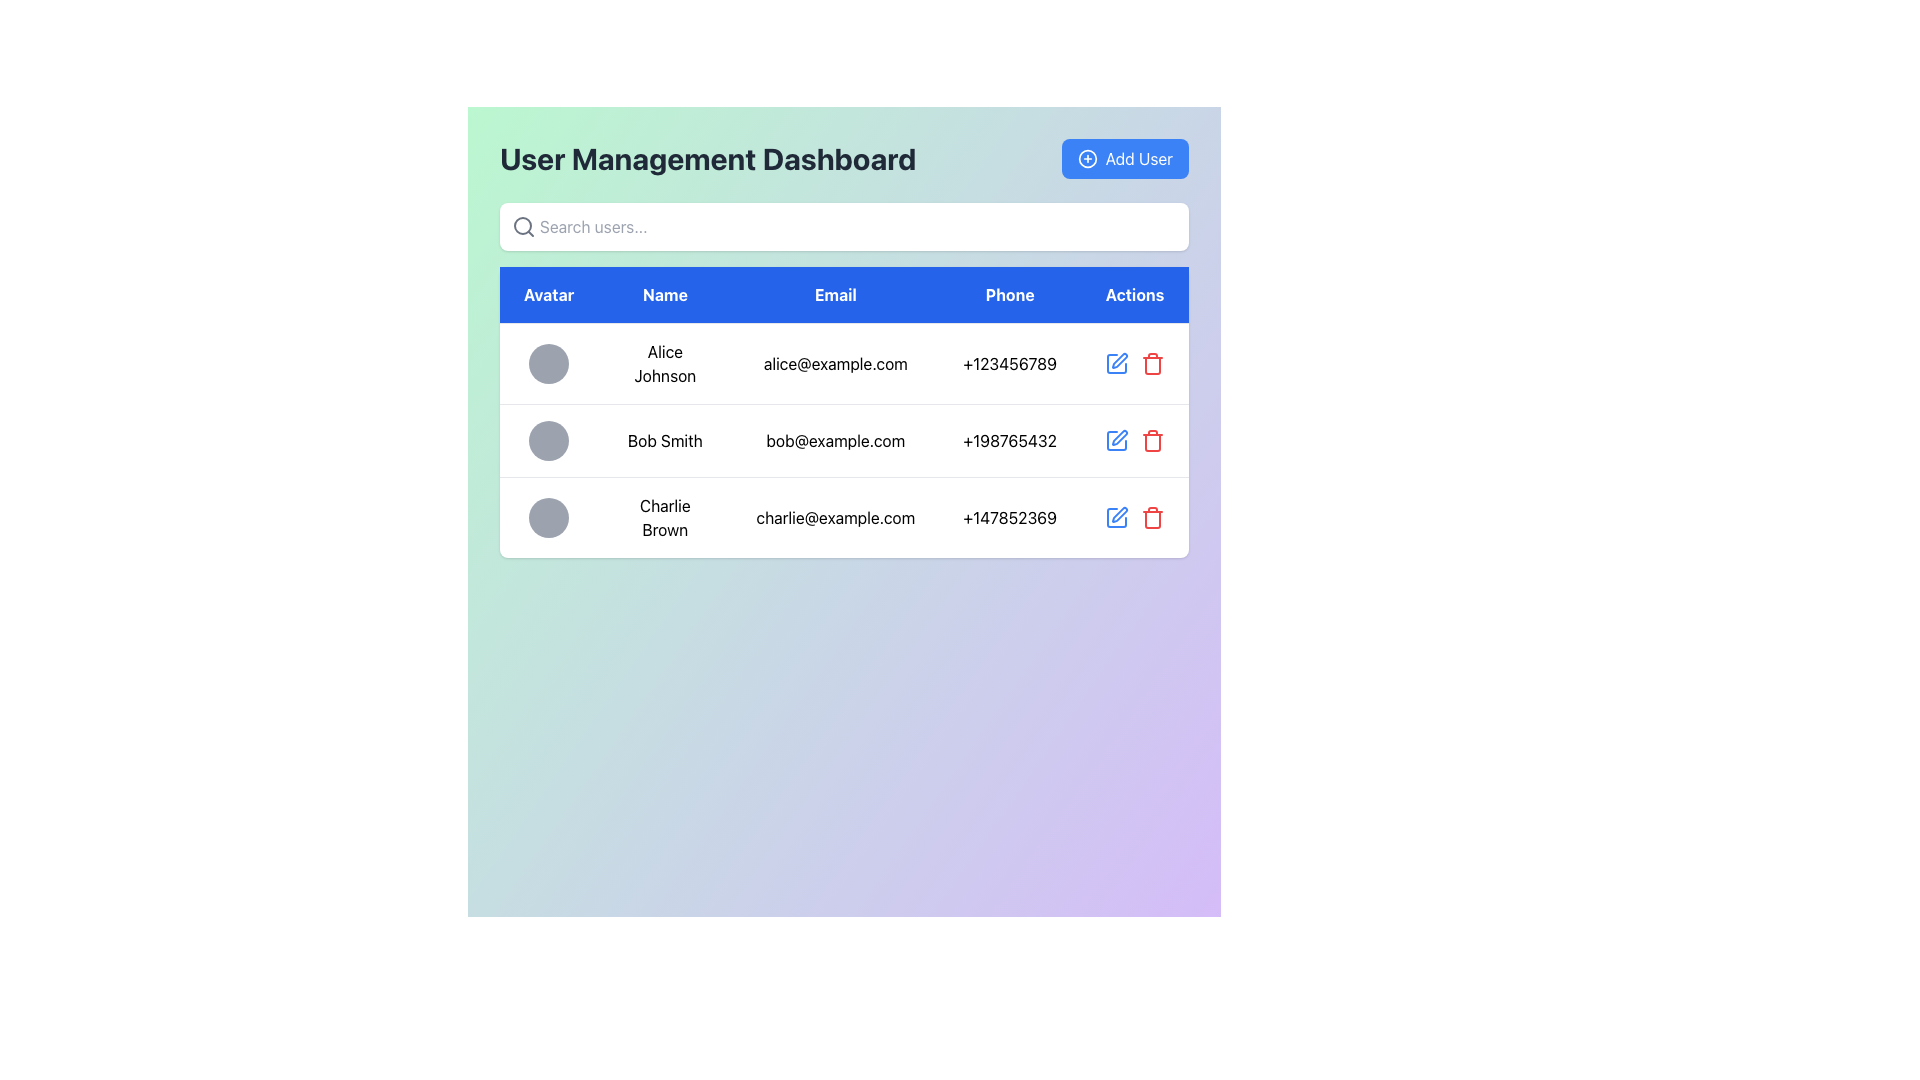 The width and height of the screenshot is (1920, 1080). Describe the element at coordinates (835, 439) in the screenshot. I see `the read-only email display for user 'Bob Smith' located in the third cell of the row under the 'Email' column` at that location.